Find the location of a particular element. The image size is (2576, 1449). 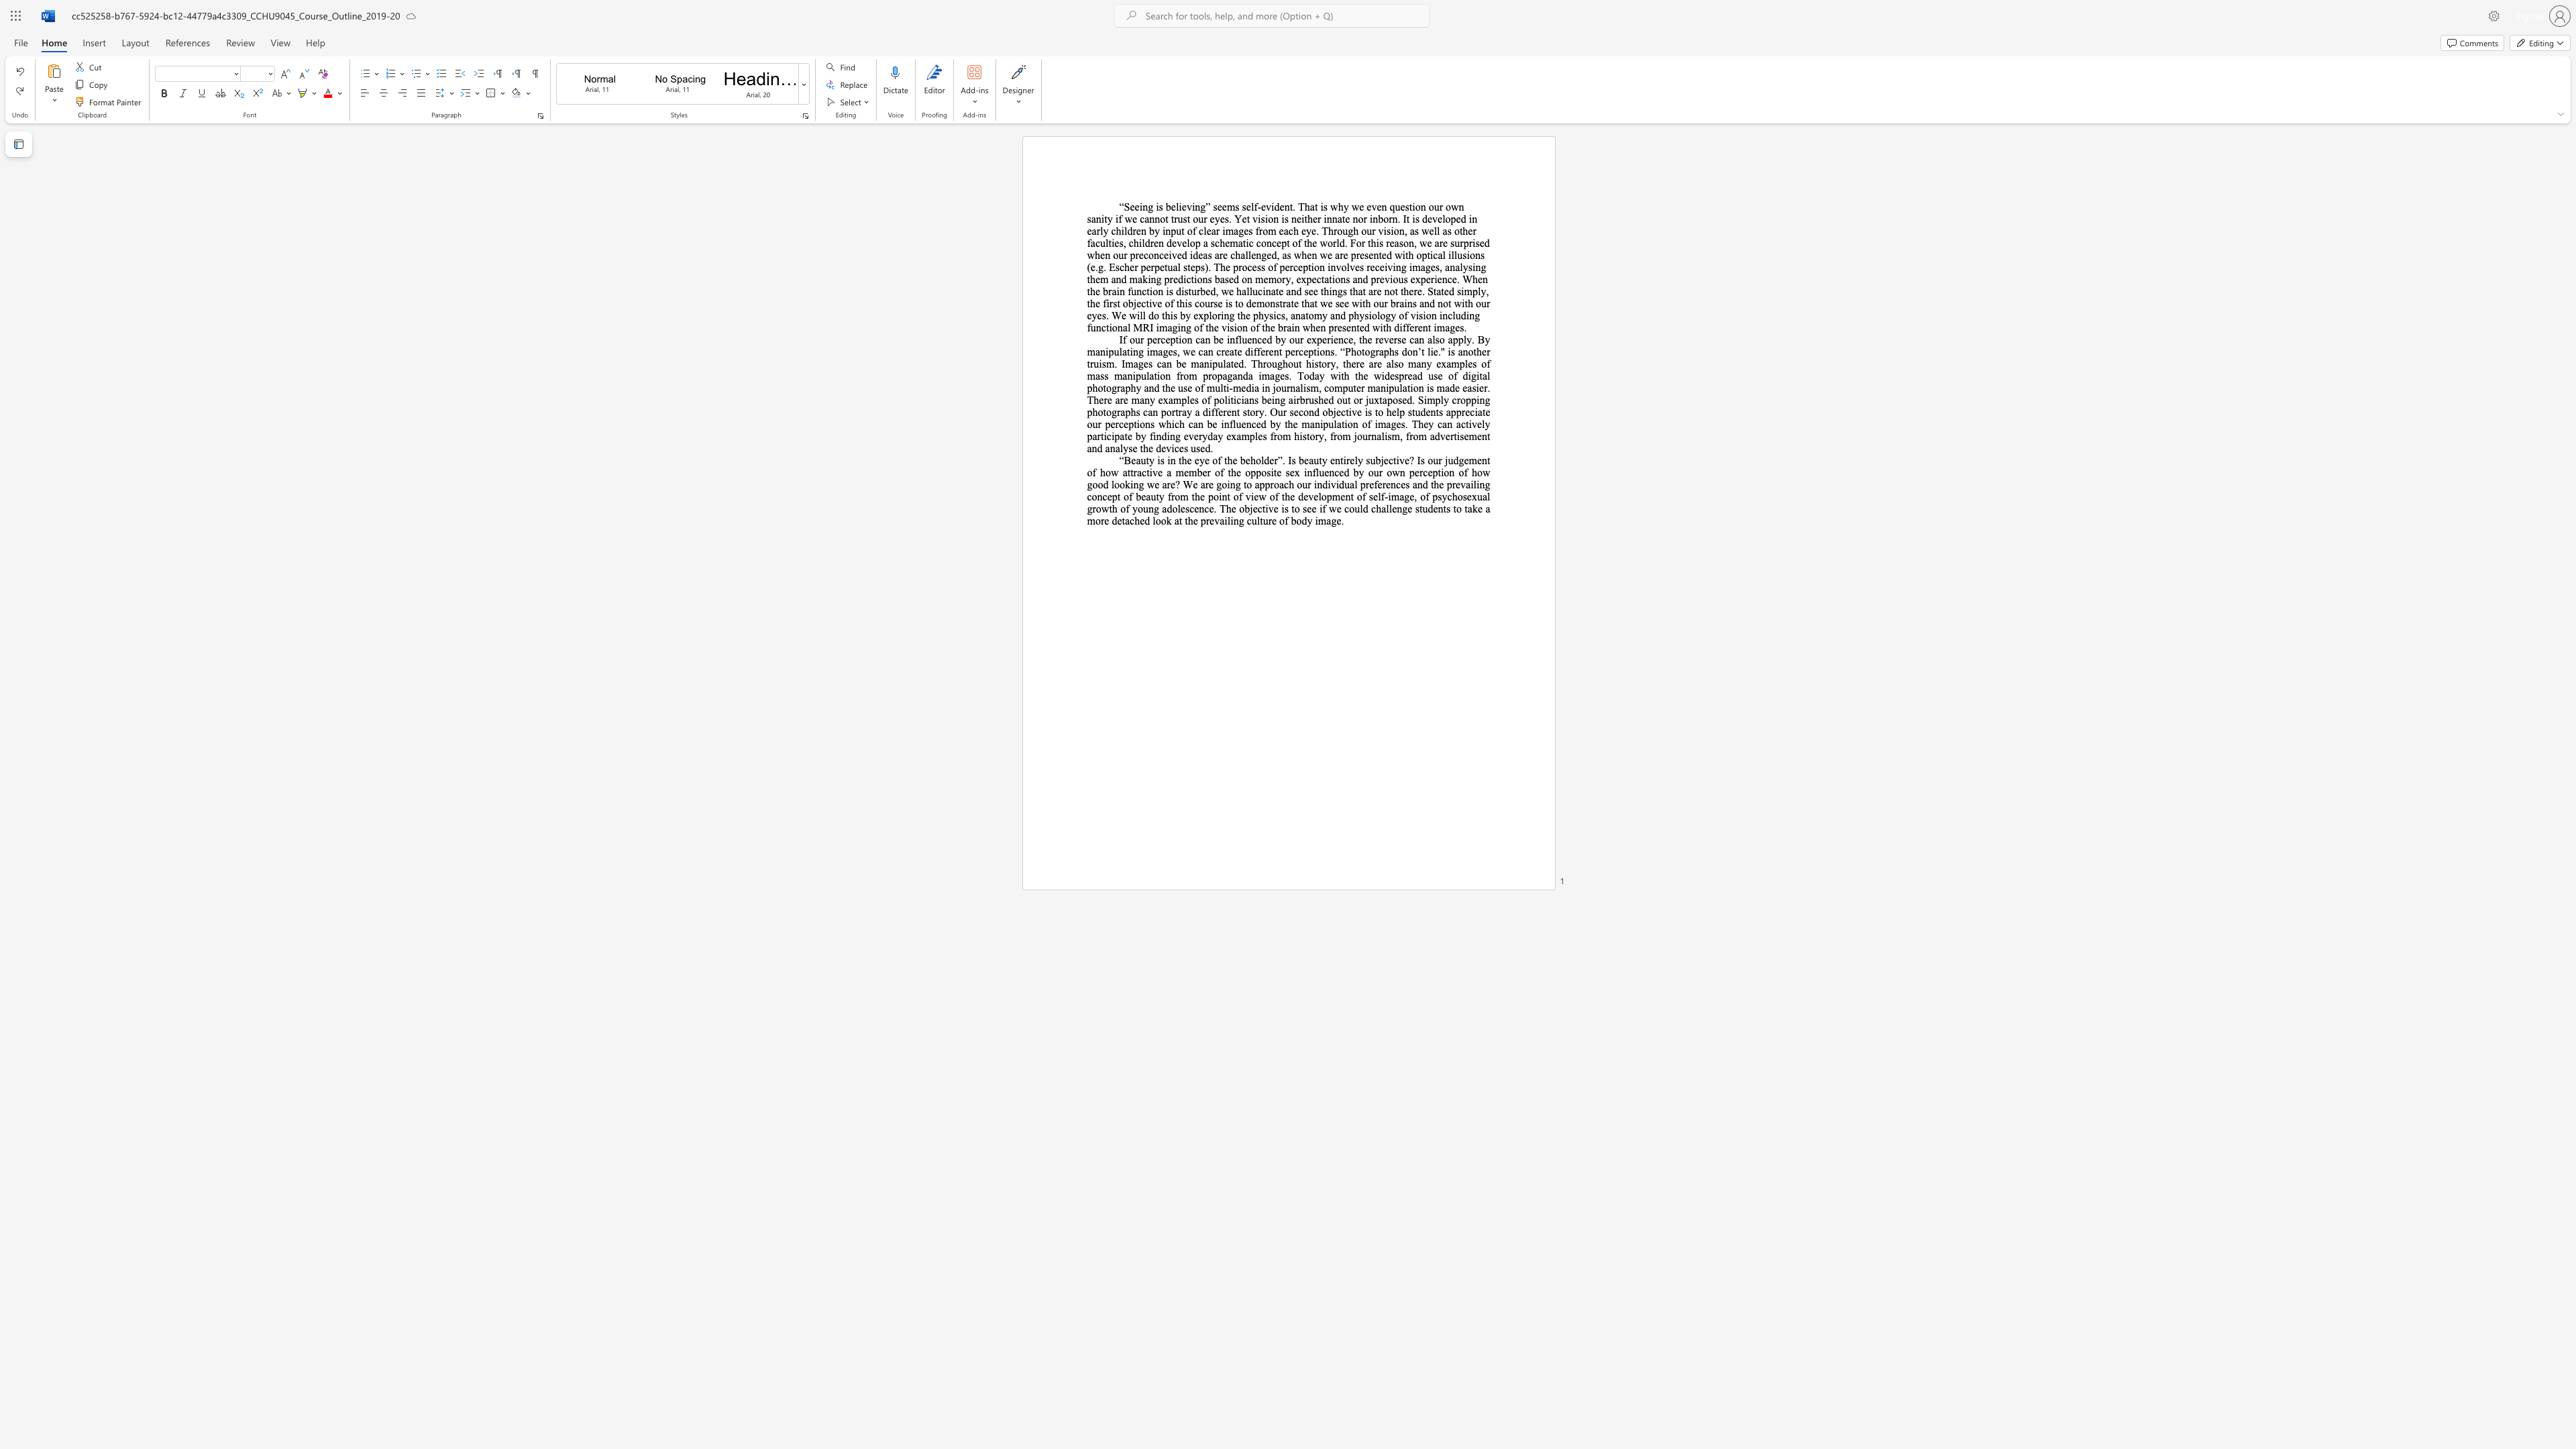

the subset text "eptions. “Photographs don’t lie." within the text "If our perception can be influenced by our experience, the reverse can also apply. By manipulating images, we can create different perceptions. “Photographs don’t lie." is located at coordinates (1303, 352).